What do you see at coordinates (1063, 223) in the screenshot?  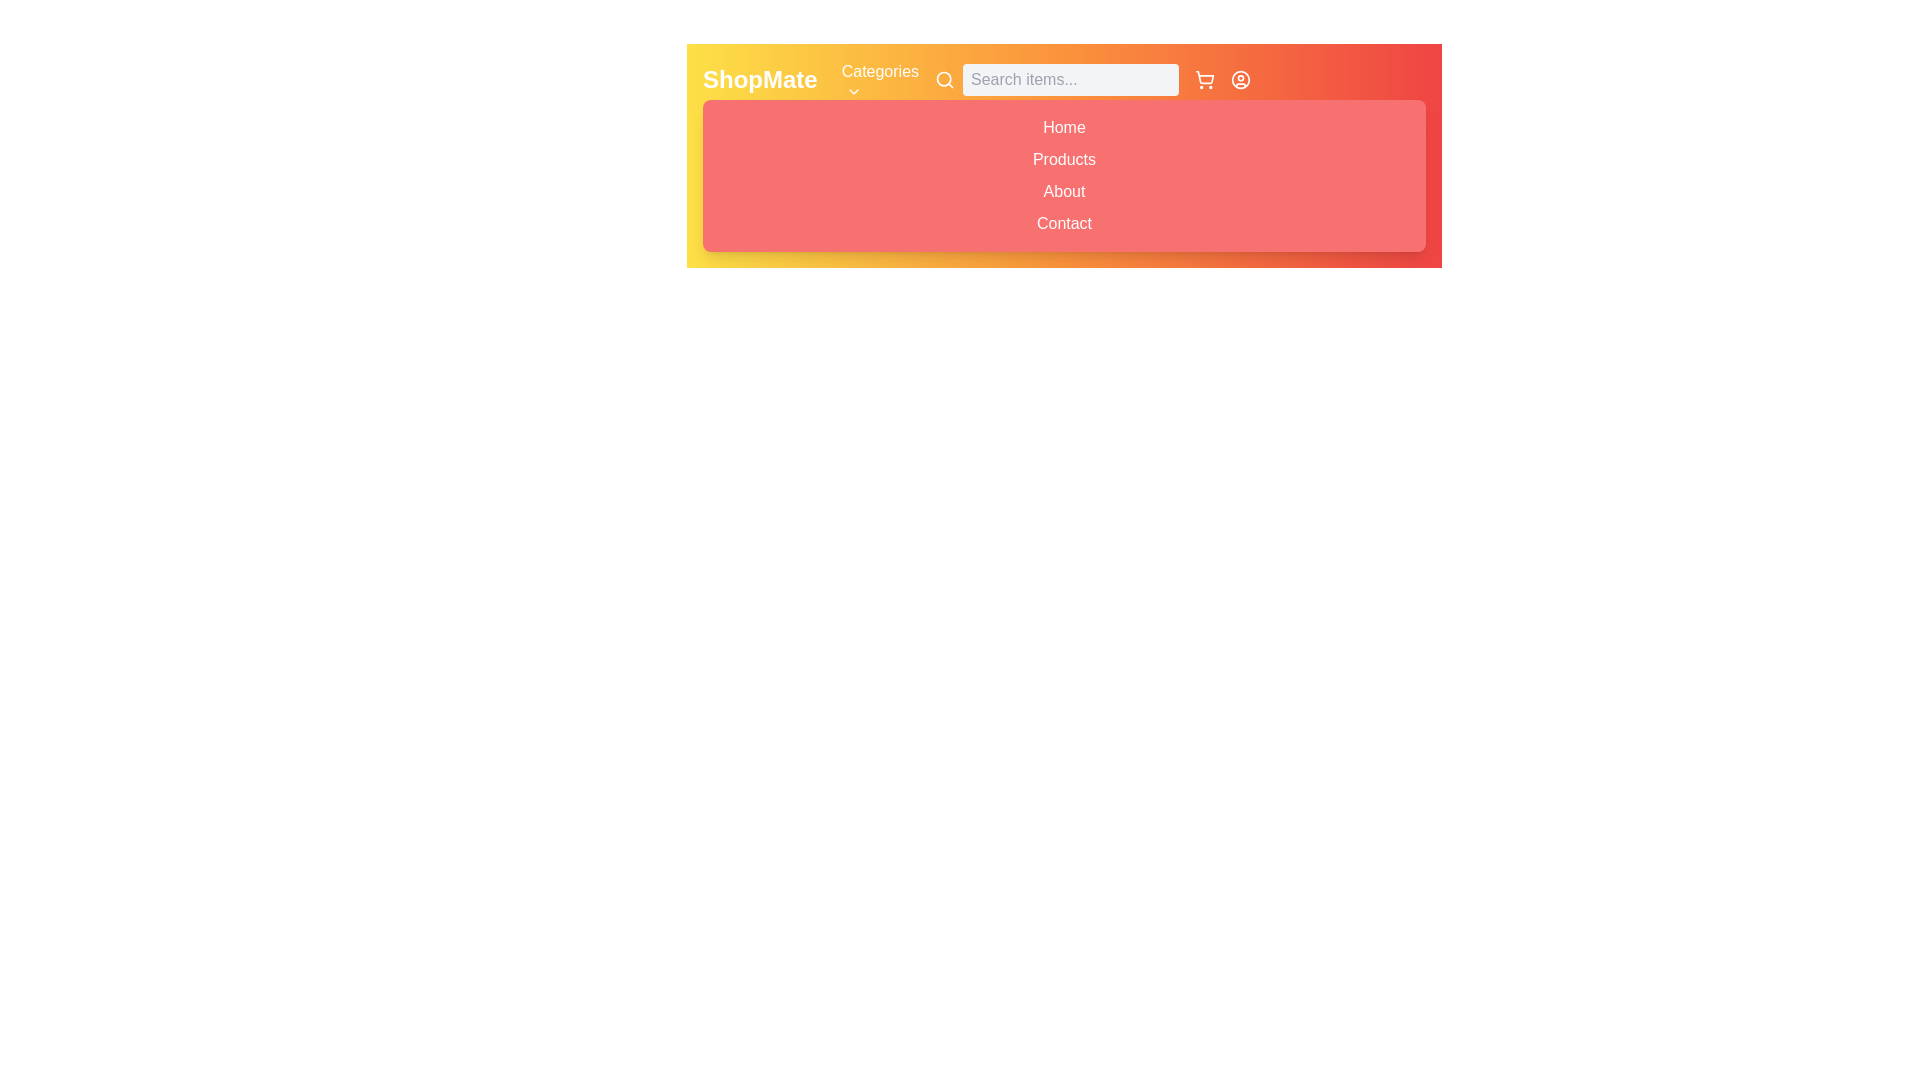 I see `the 'Contact' navigation link, which is the last item in the vertical menu, located below the 'About' entry` at bounding box center [1063, 223].